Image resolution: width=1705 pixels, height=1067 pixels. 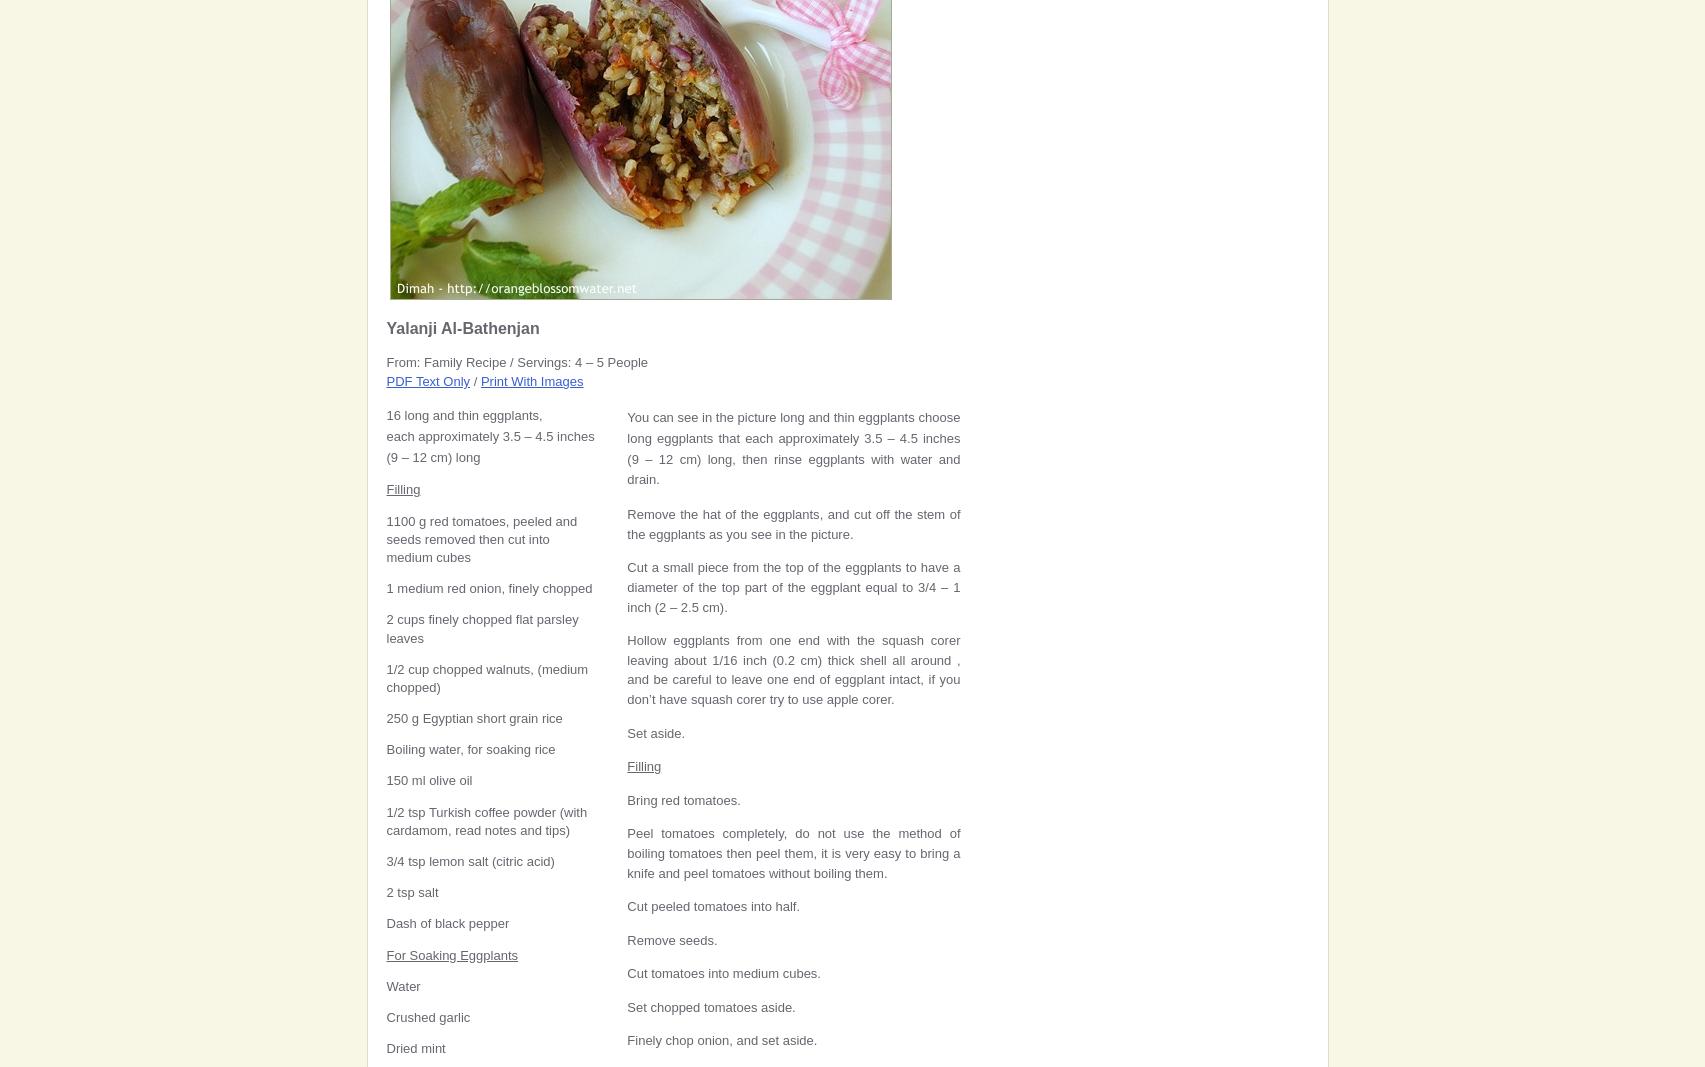 I want to click on '150 ml olive oil', so click(x=427, y=779).